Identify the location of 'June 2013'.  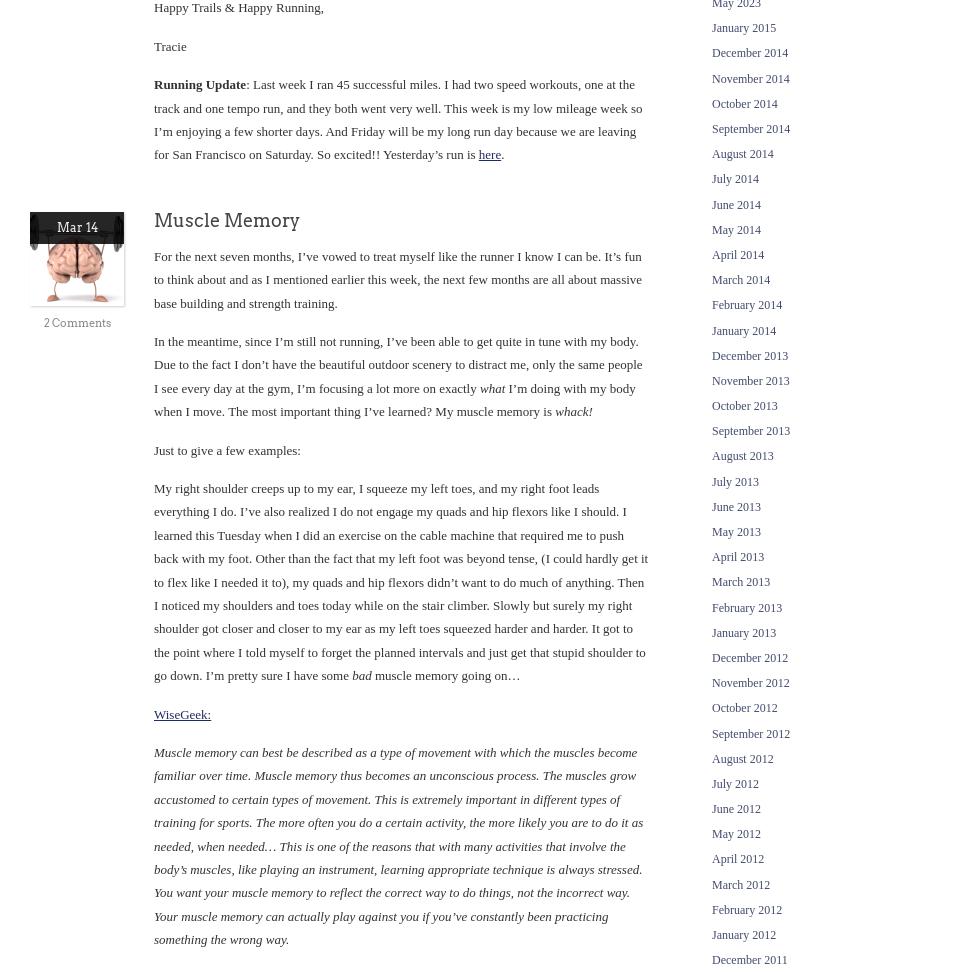
(735, 506).